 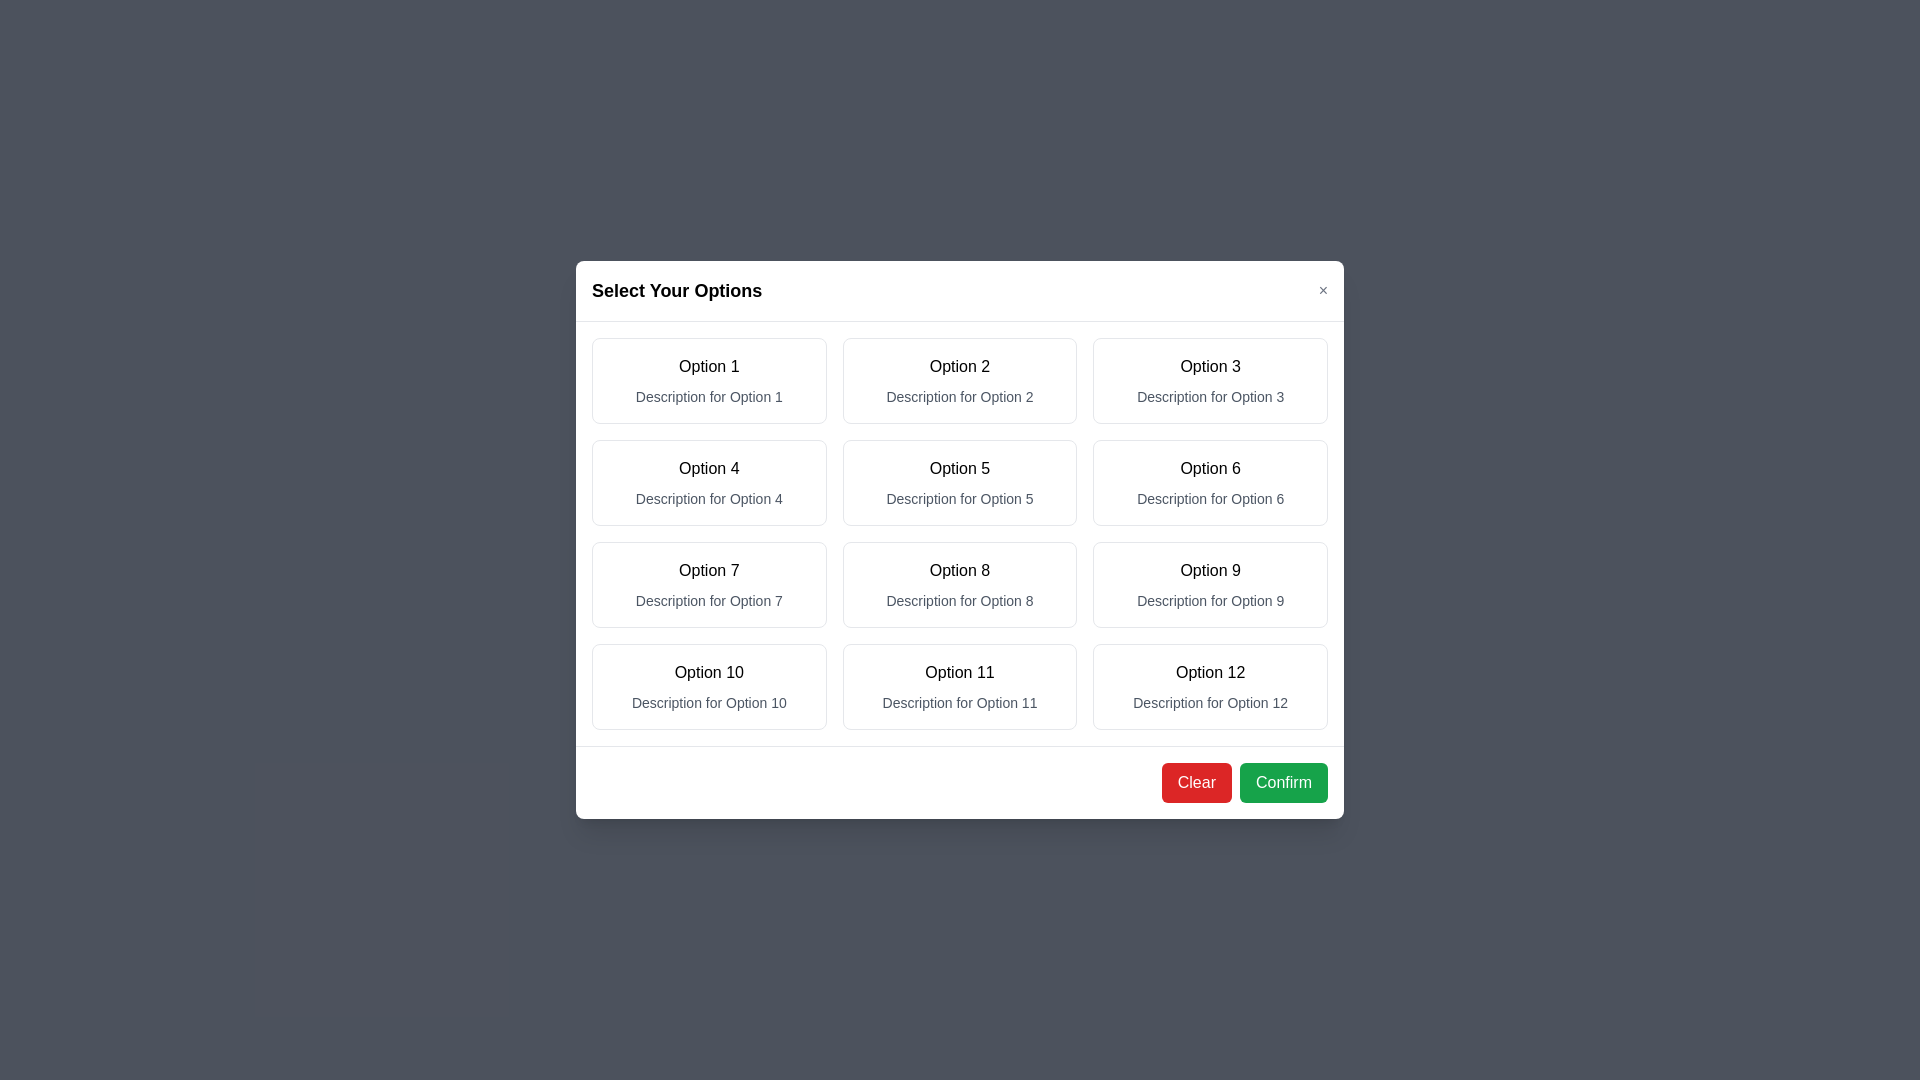 I want to click on the 'Confirm' button to confirm the selected options, so click(x=1283, y=782).